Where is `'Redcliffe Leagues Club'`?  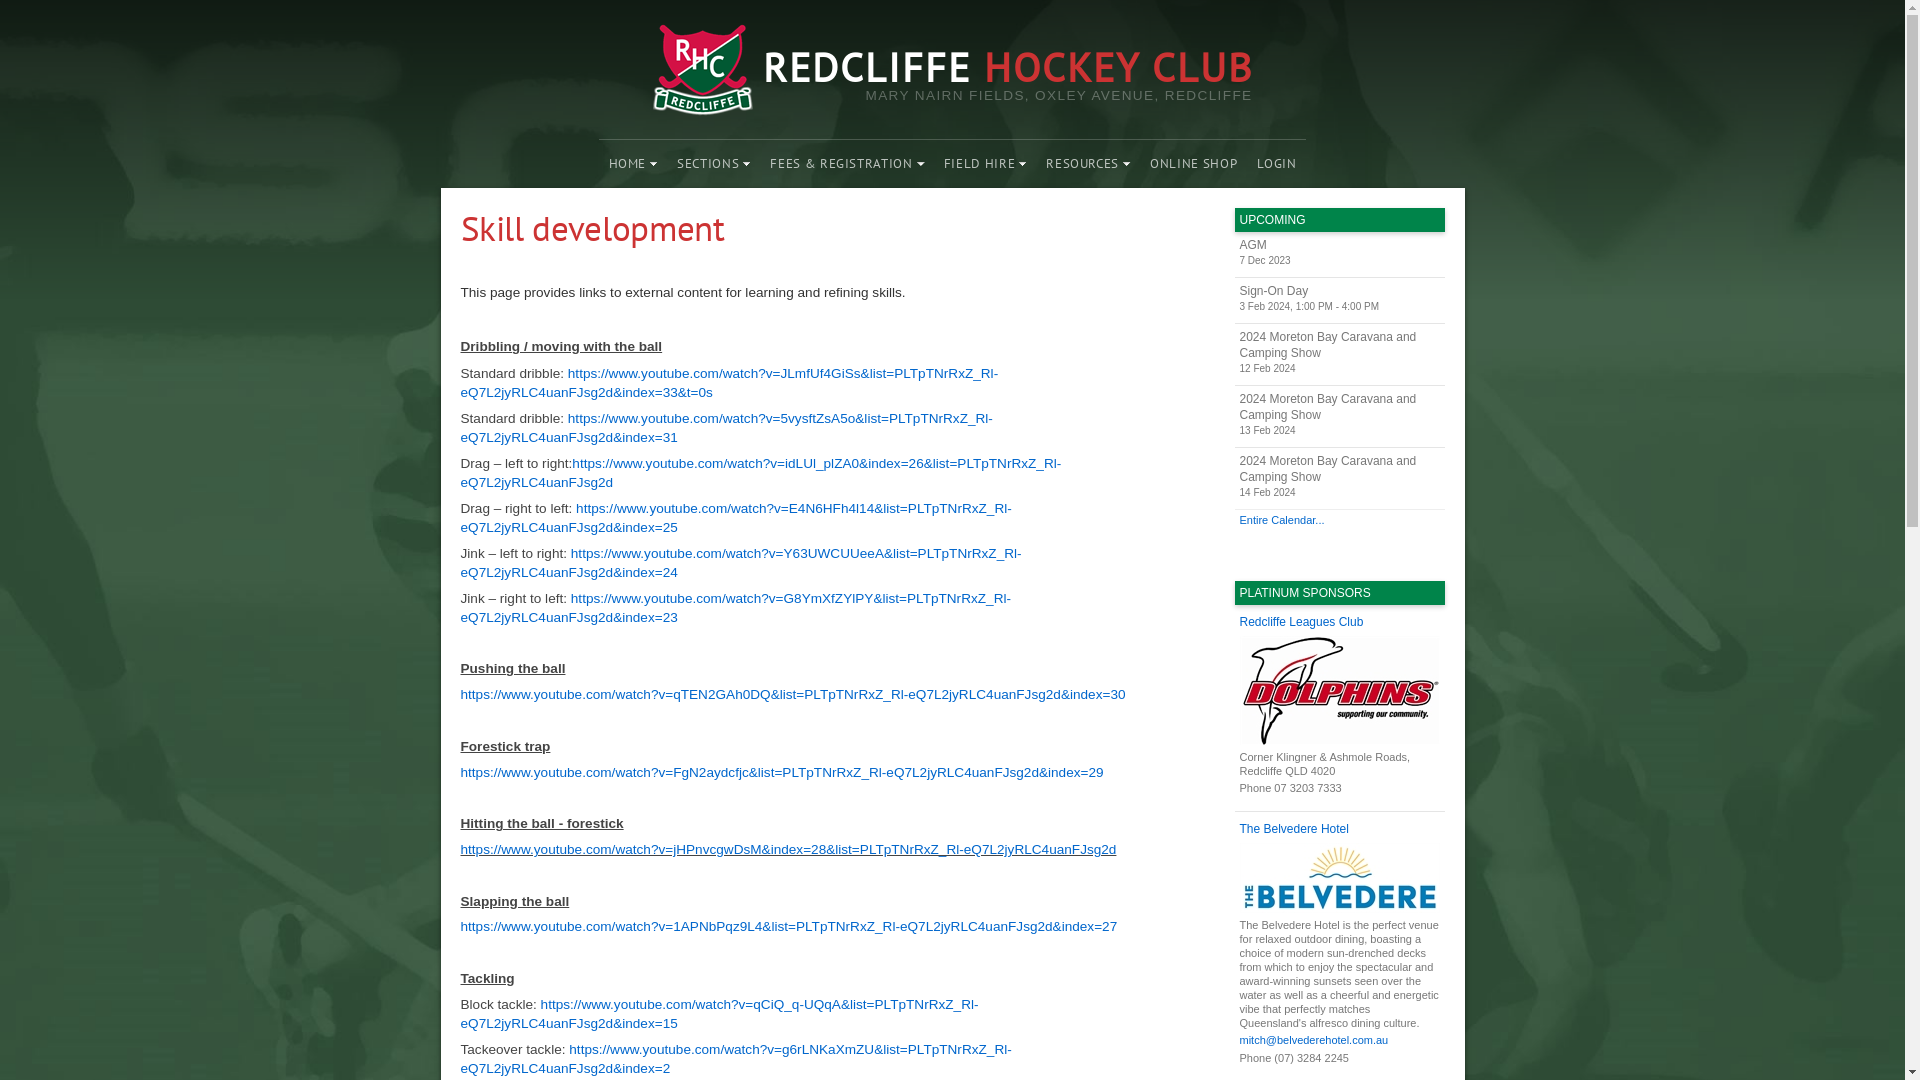 'Redcliffe Leagues Club' is located at coordinates (1339, 622).